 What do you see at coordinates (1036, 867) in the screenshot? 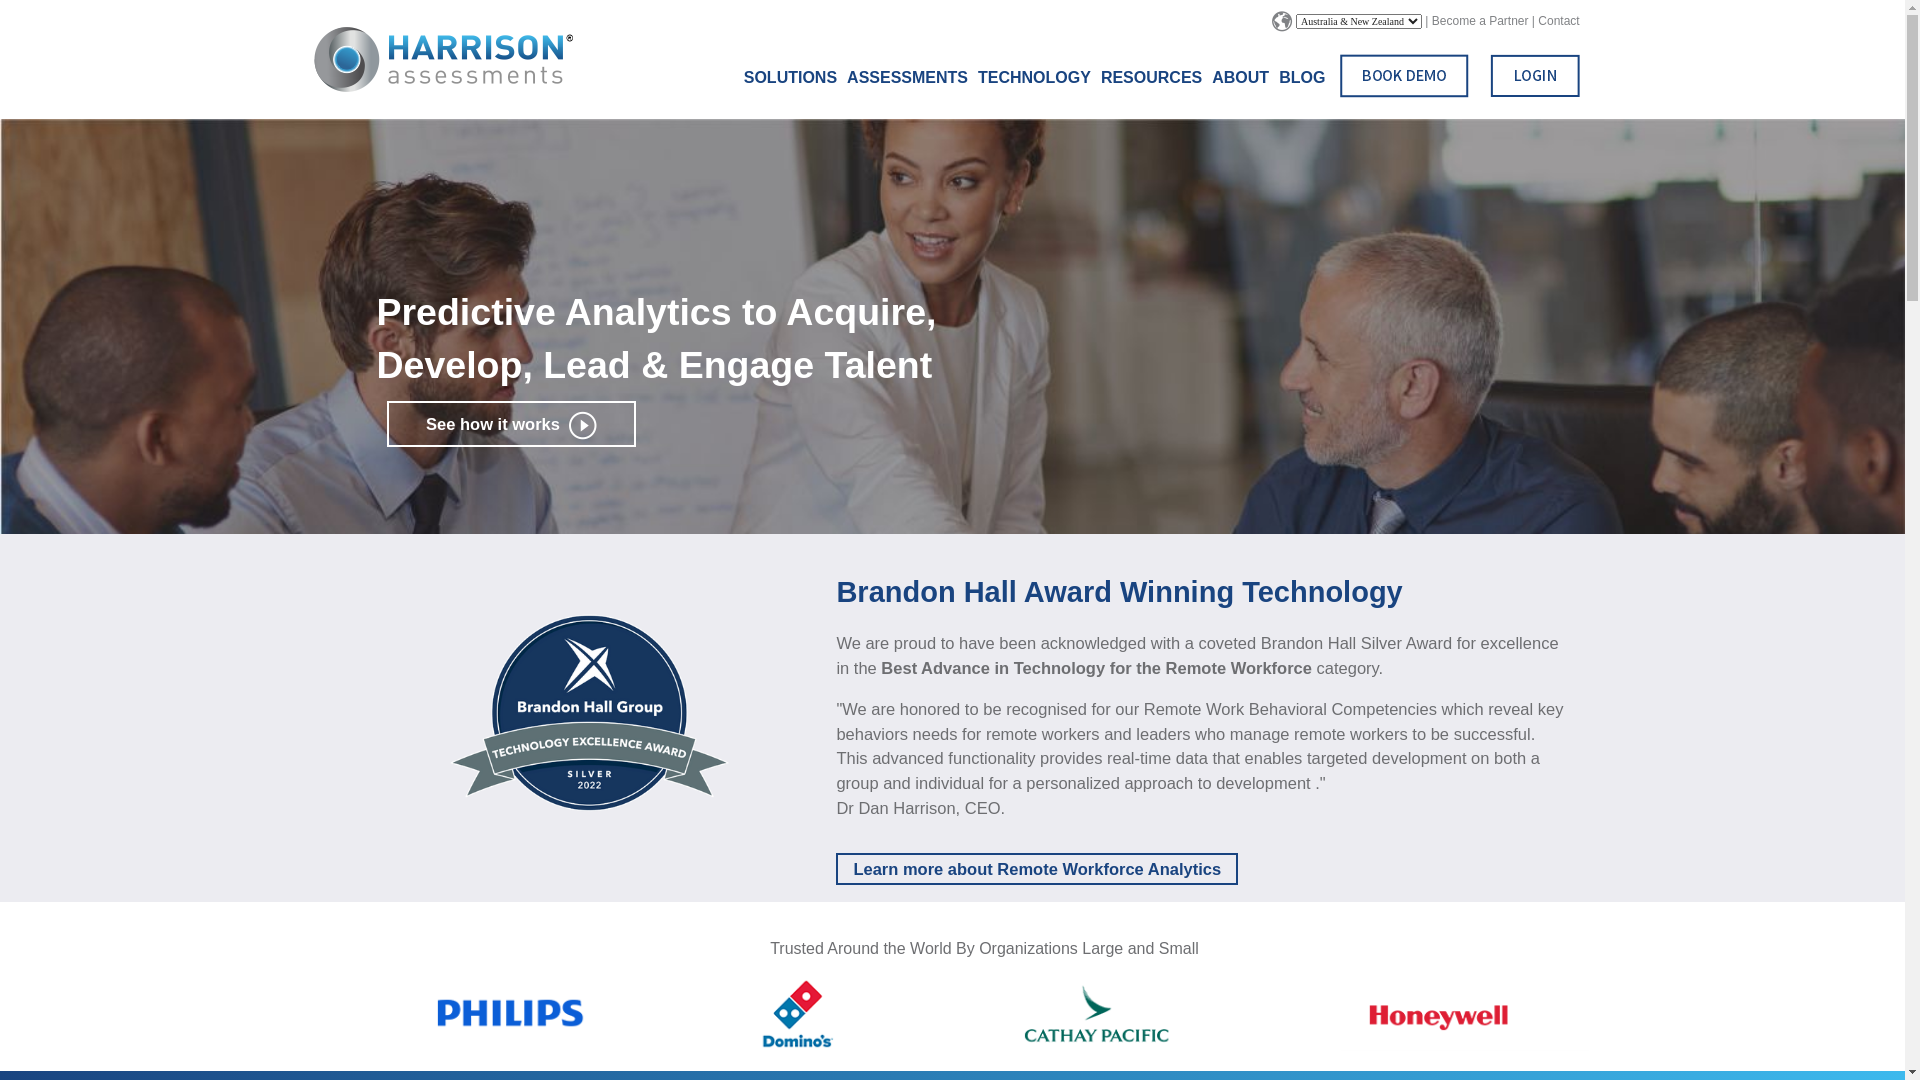
I see `'Learn more about Remote Workforce Analytics'` at bounding box center [1036, 867].